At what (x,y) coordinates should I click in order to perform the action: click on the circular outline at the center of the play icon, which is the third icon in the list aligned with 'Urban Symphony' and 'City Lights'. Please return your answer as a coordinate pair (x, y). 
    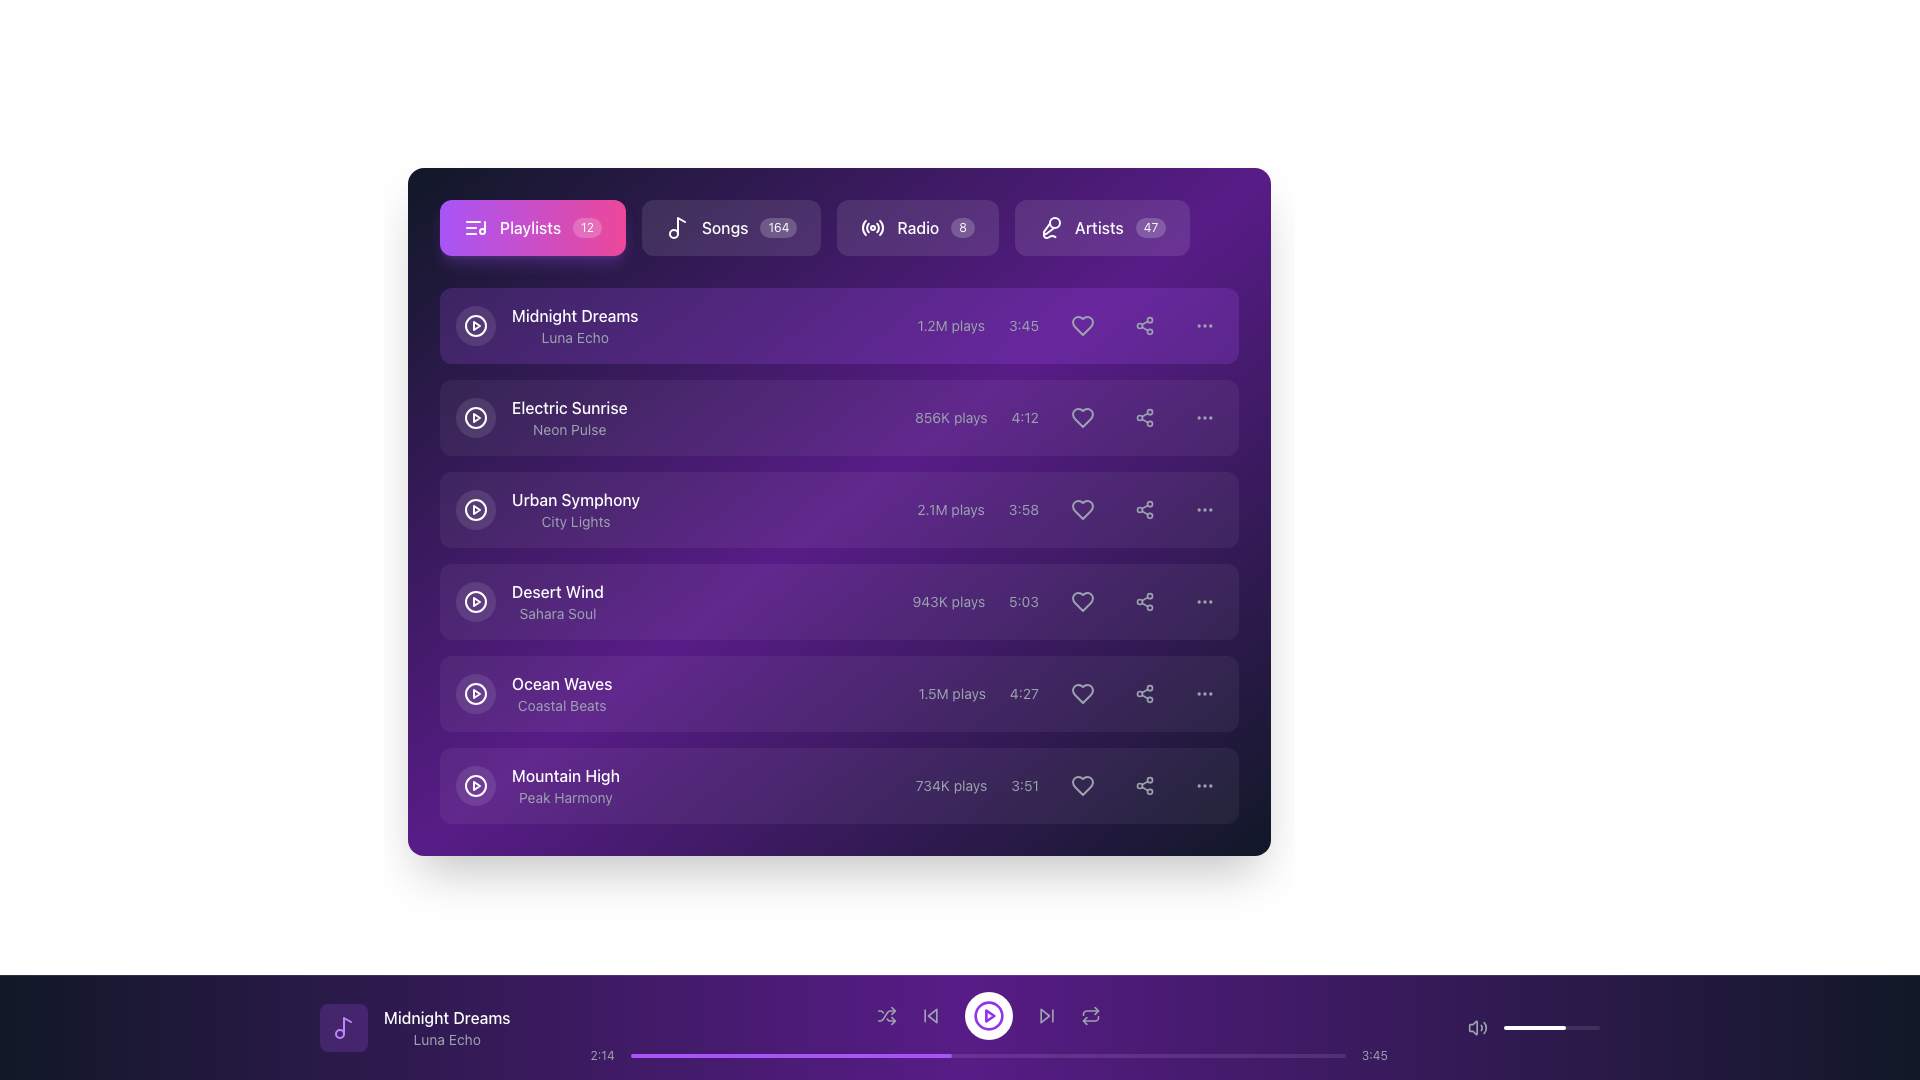
    Looking at the image, I should click on (474, 508).